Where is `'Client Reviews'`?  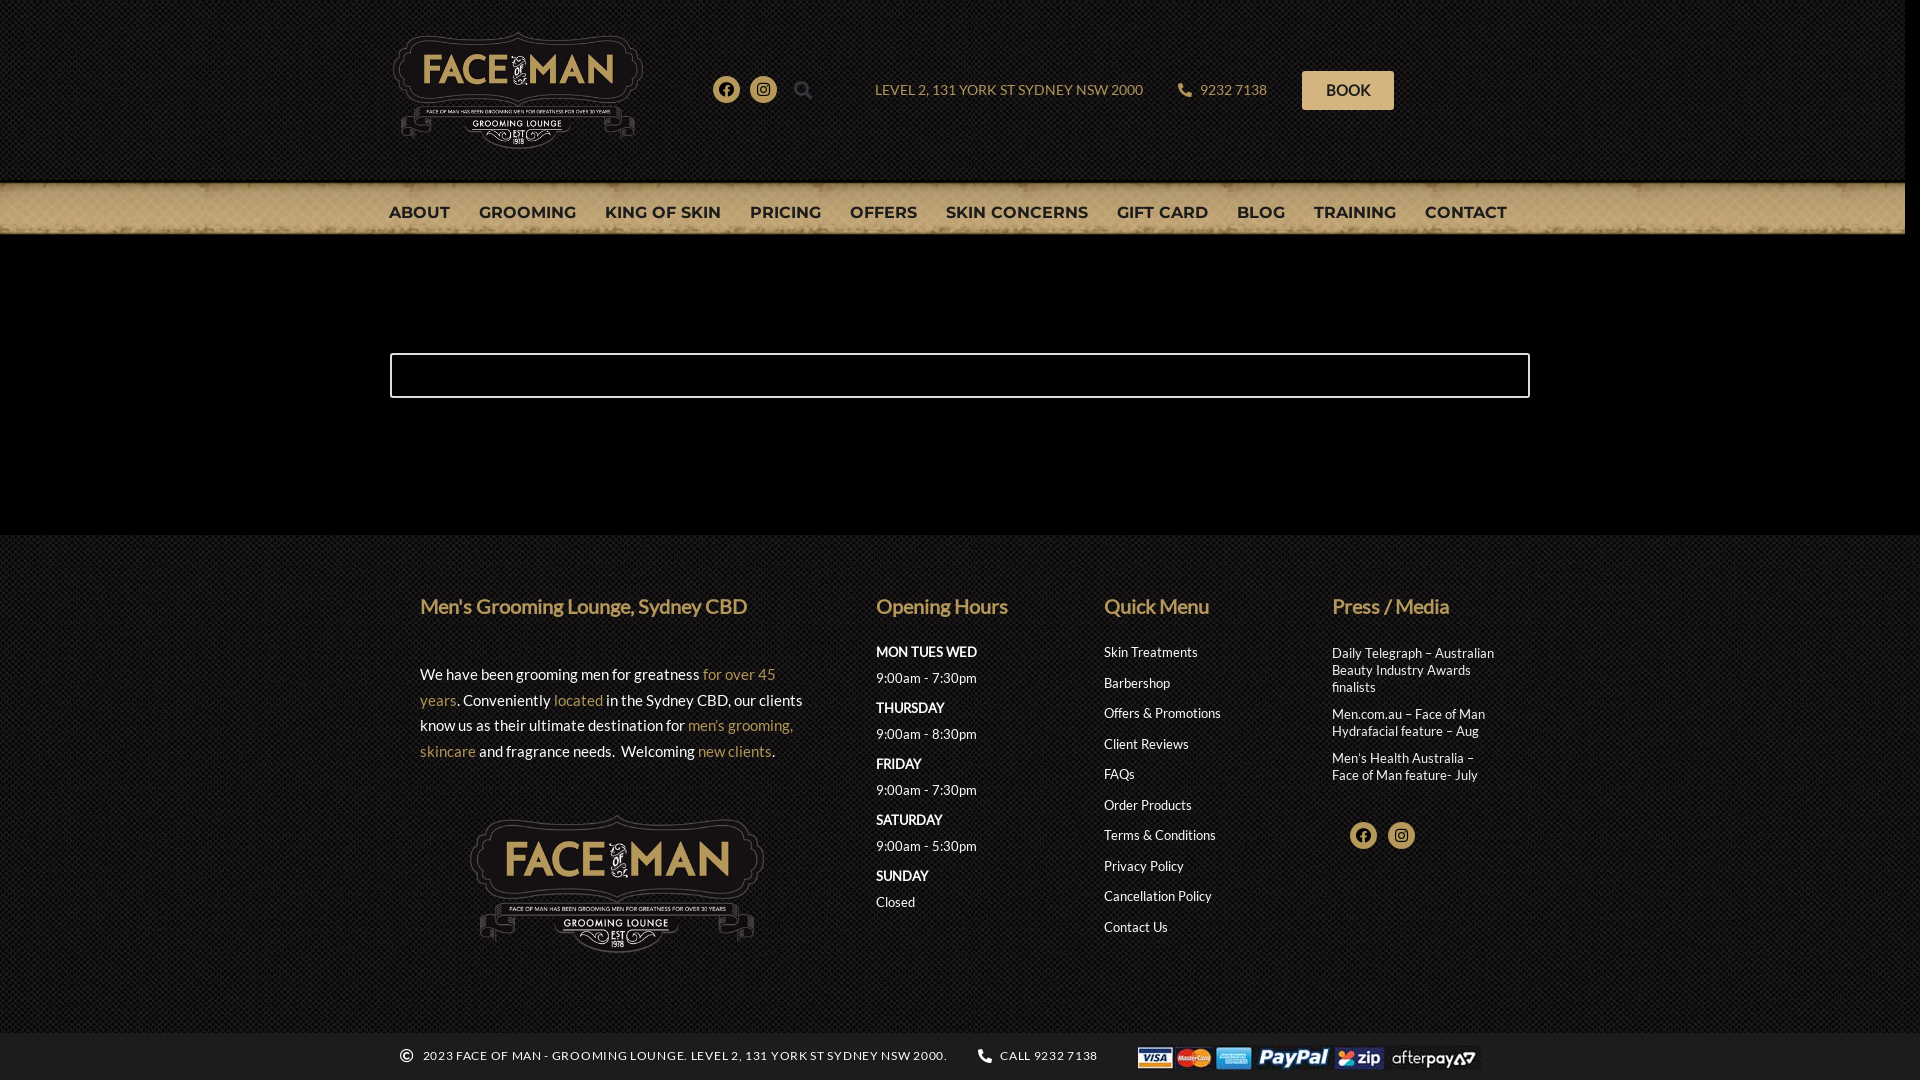
'Client Reviews' is located at coordinates (1187, 744).